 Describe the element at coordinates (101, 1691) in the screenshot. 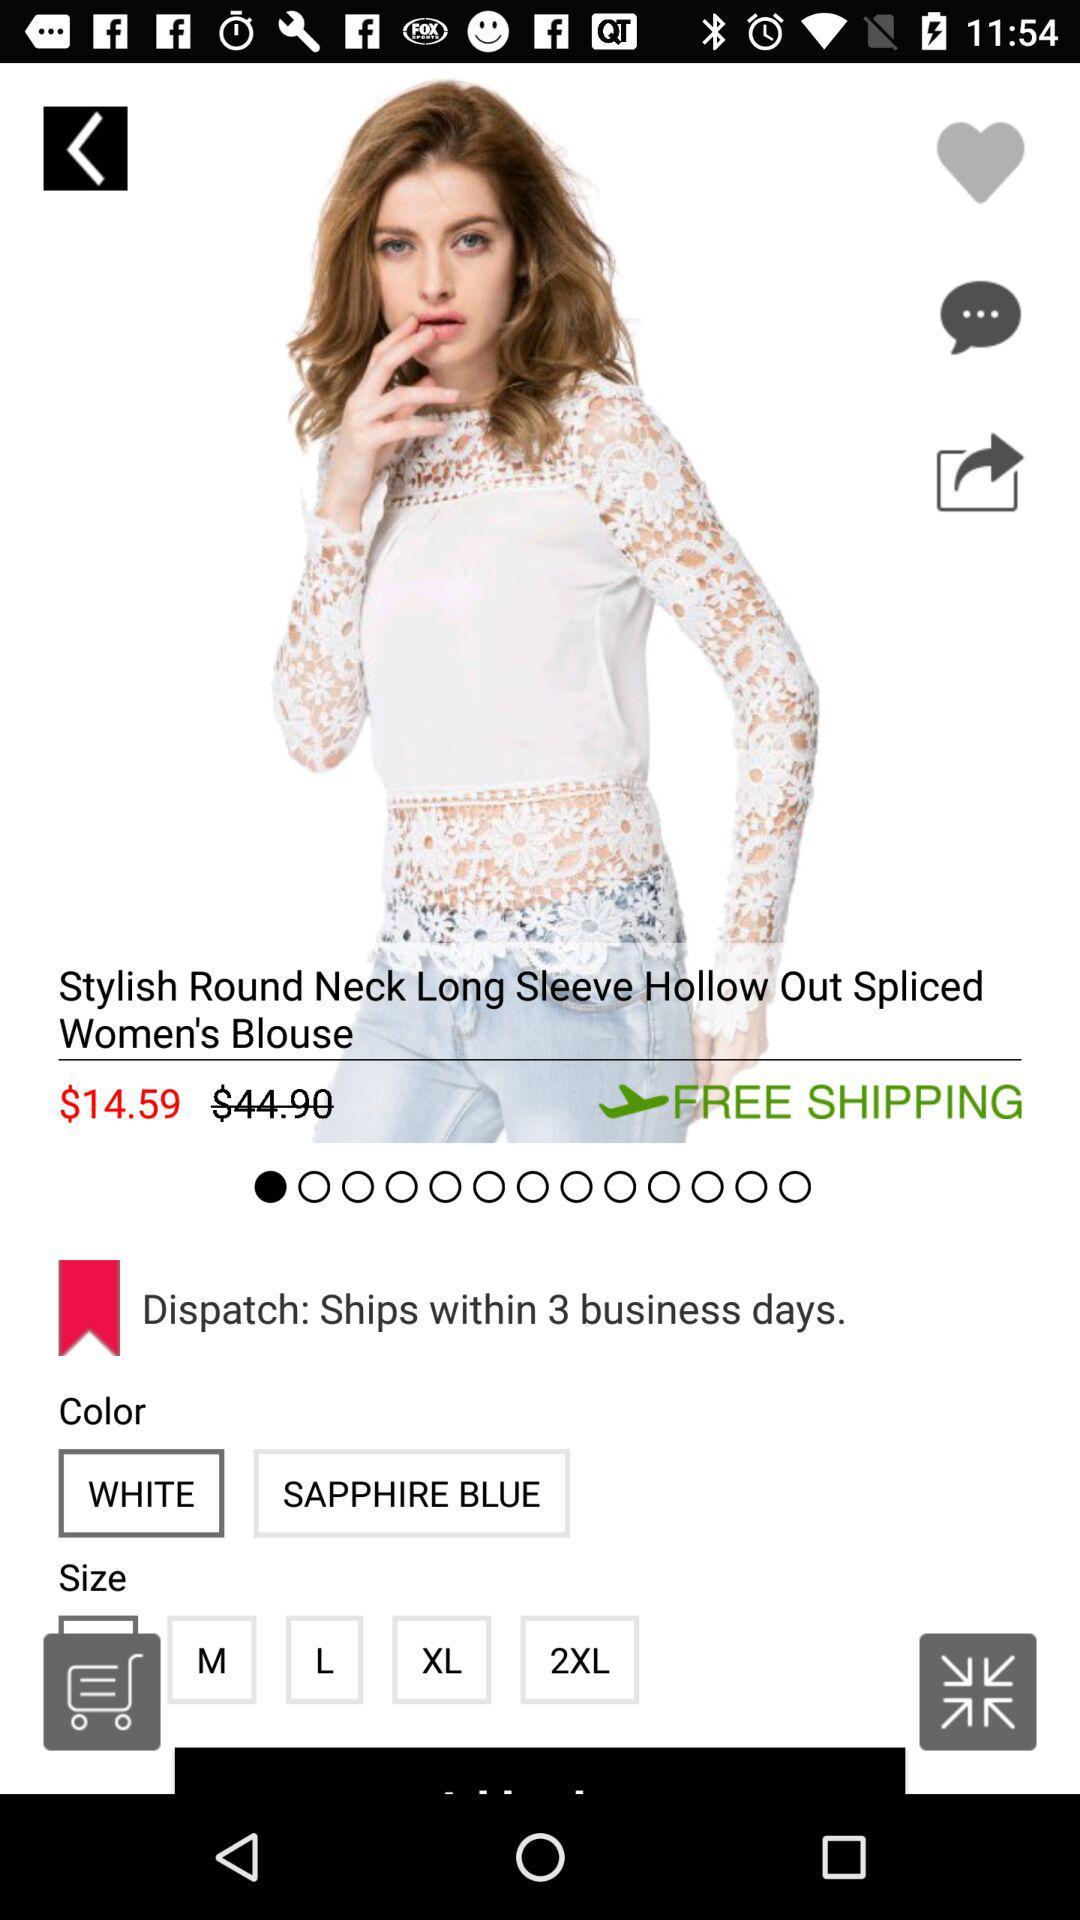

I see `the cart icon` at that location.